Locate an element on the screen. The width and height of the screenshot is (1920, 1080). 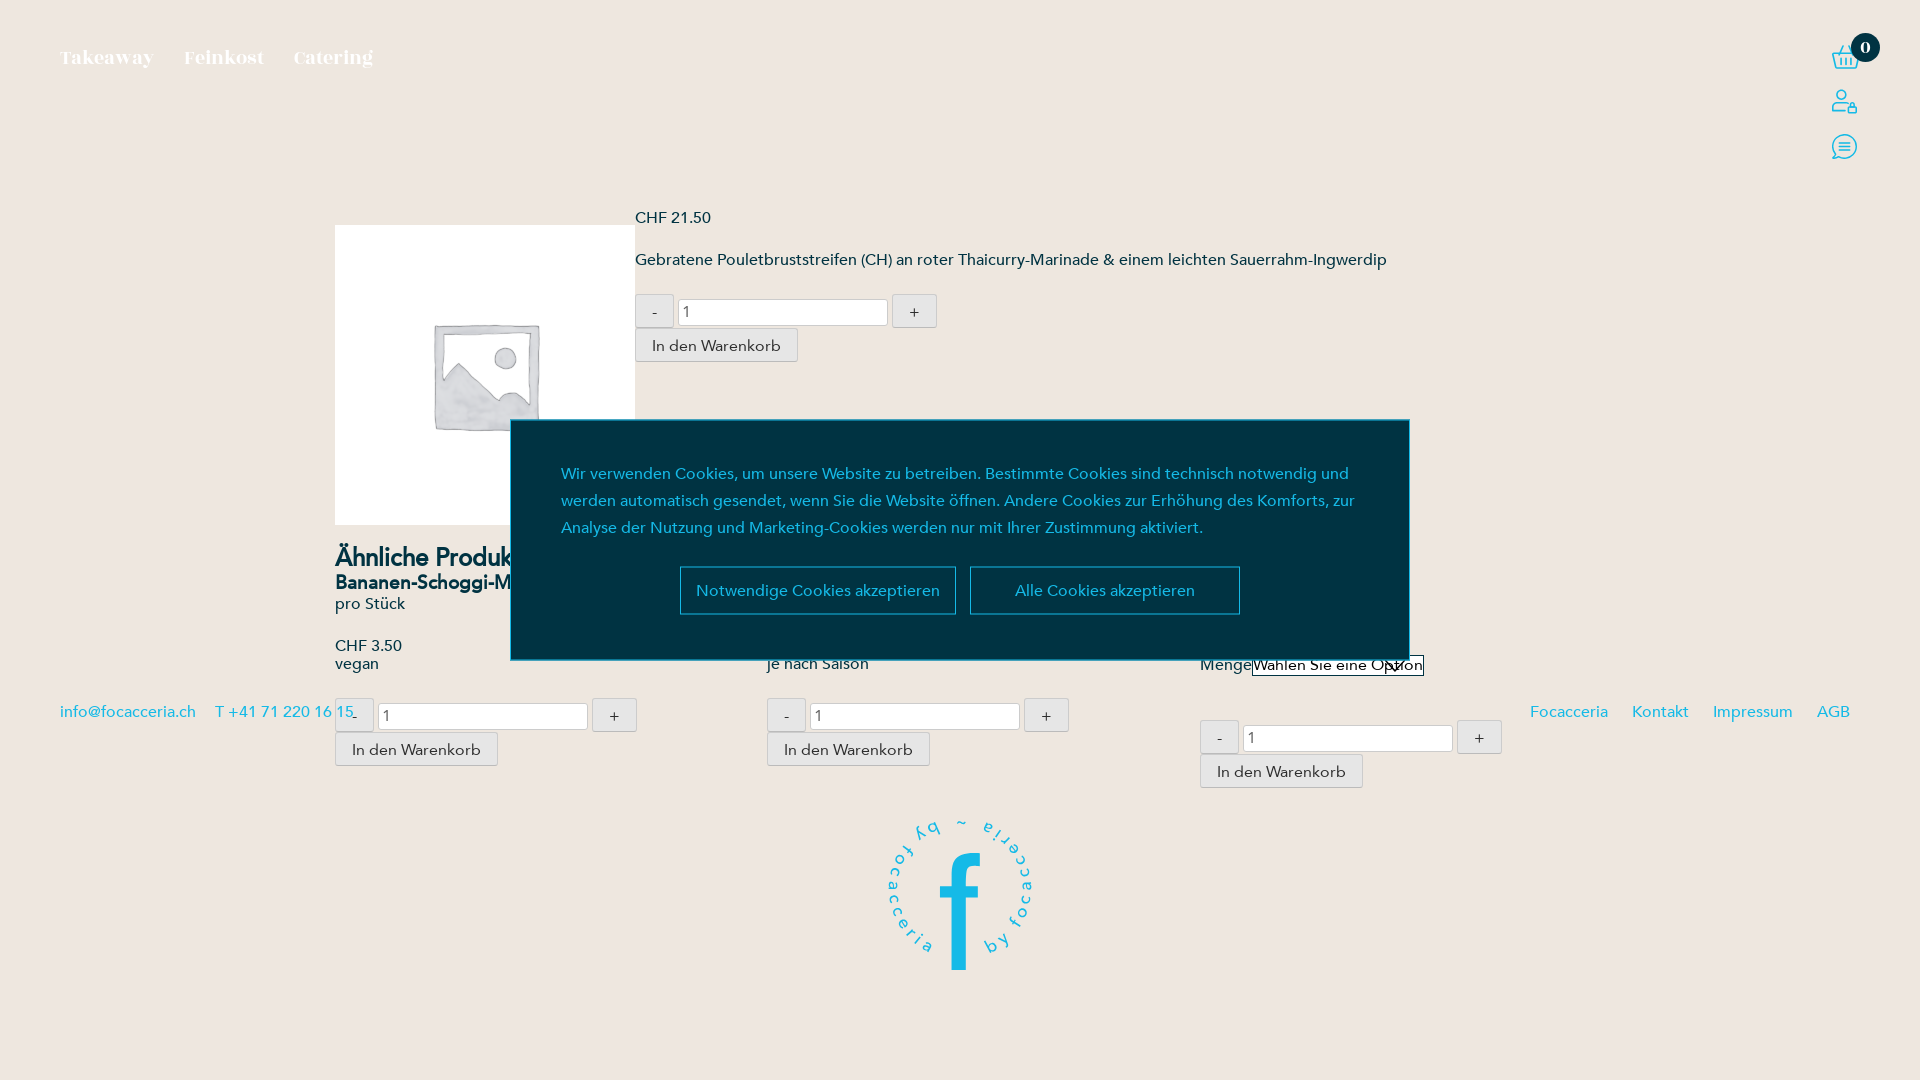
'In den Warenkorb' is located at coordinates (633, 343).